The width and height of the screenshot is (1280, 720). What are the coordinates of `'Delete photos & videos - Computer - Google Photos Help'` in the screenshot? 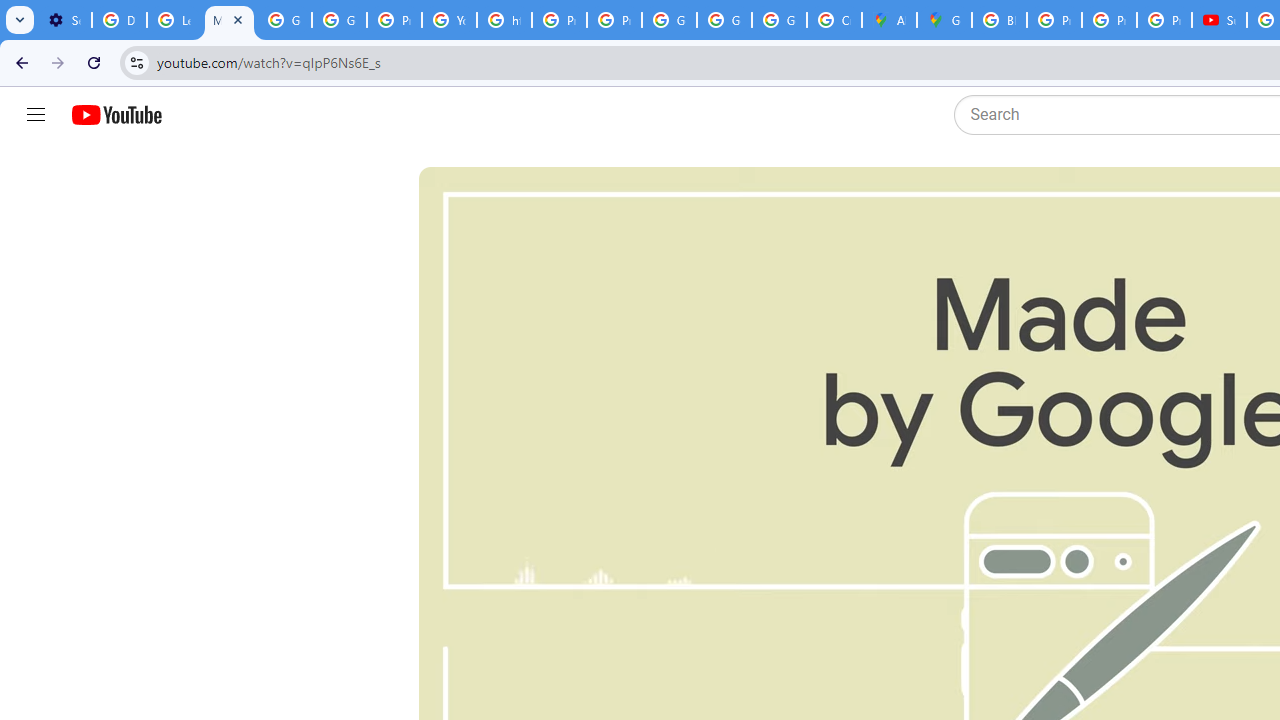 It's located at (118, 20).